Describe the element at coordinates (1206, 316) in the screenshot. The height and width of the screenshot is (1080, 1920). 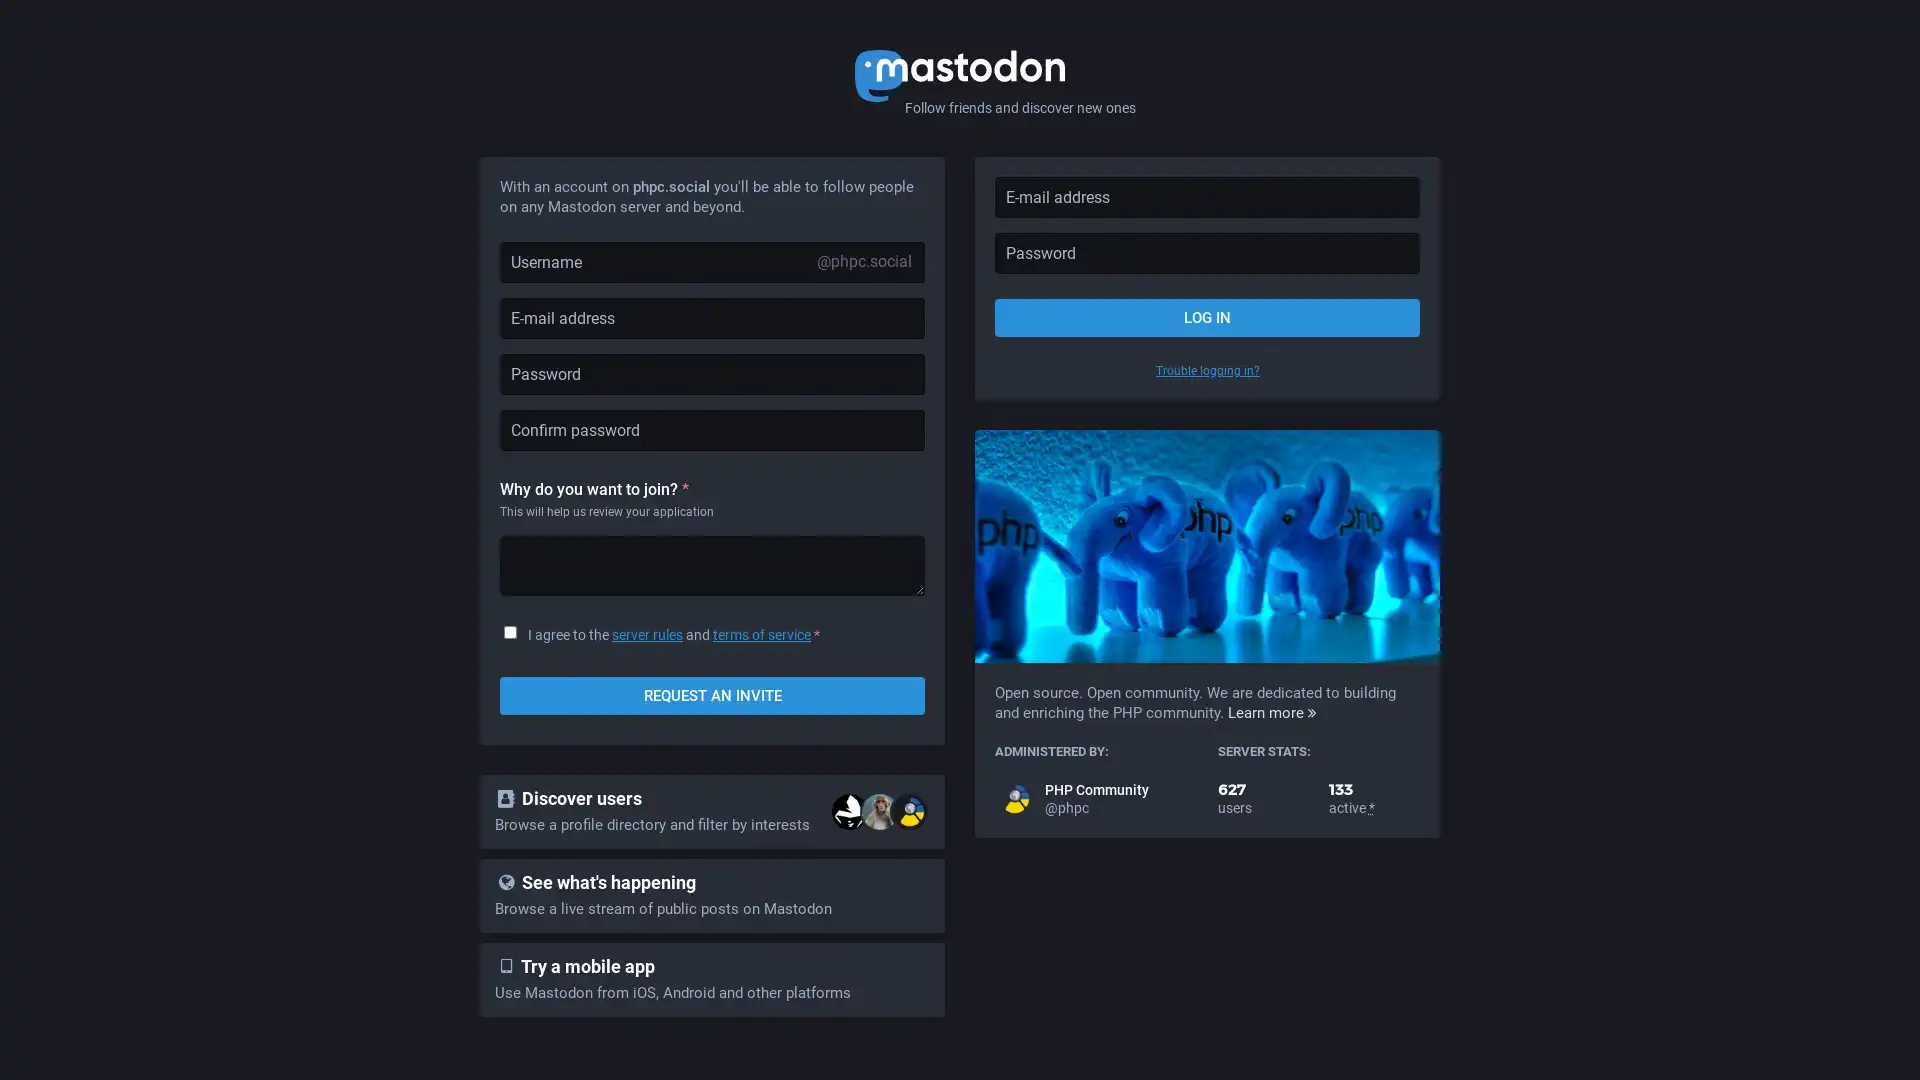
I see `LOG IN` at that location.